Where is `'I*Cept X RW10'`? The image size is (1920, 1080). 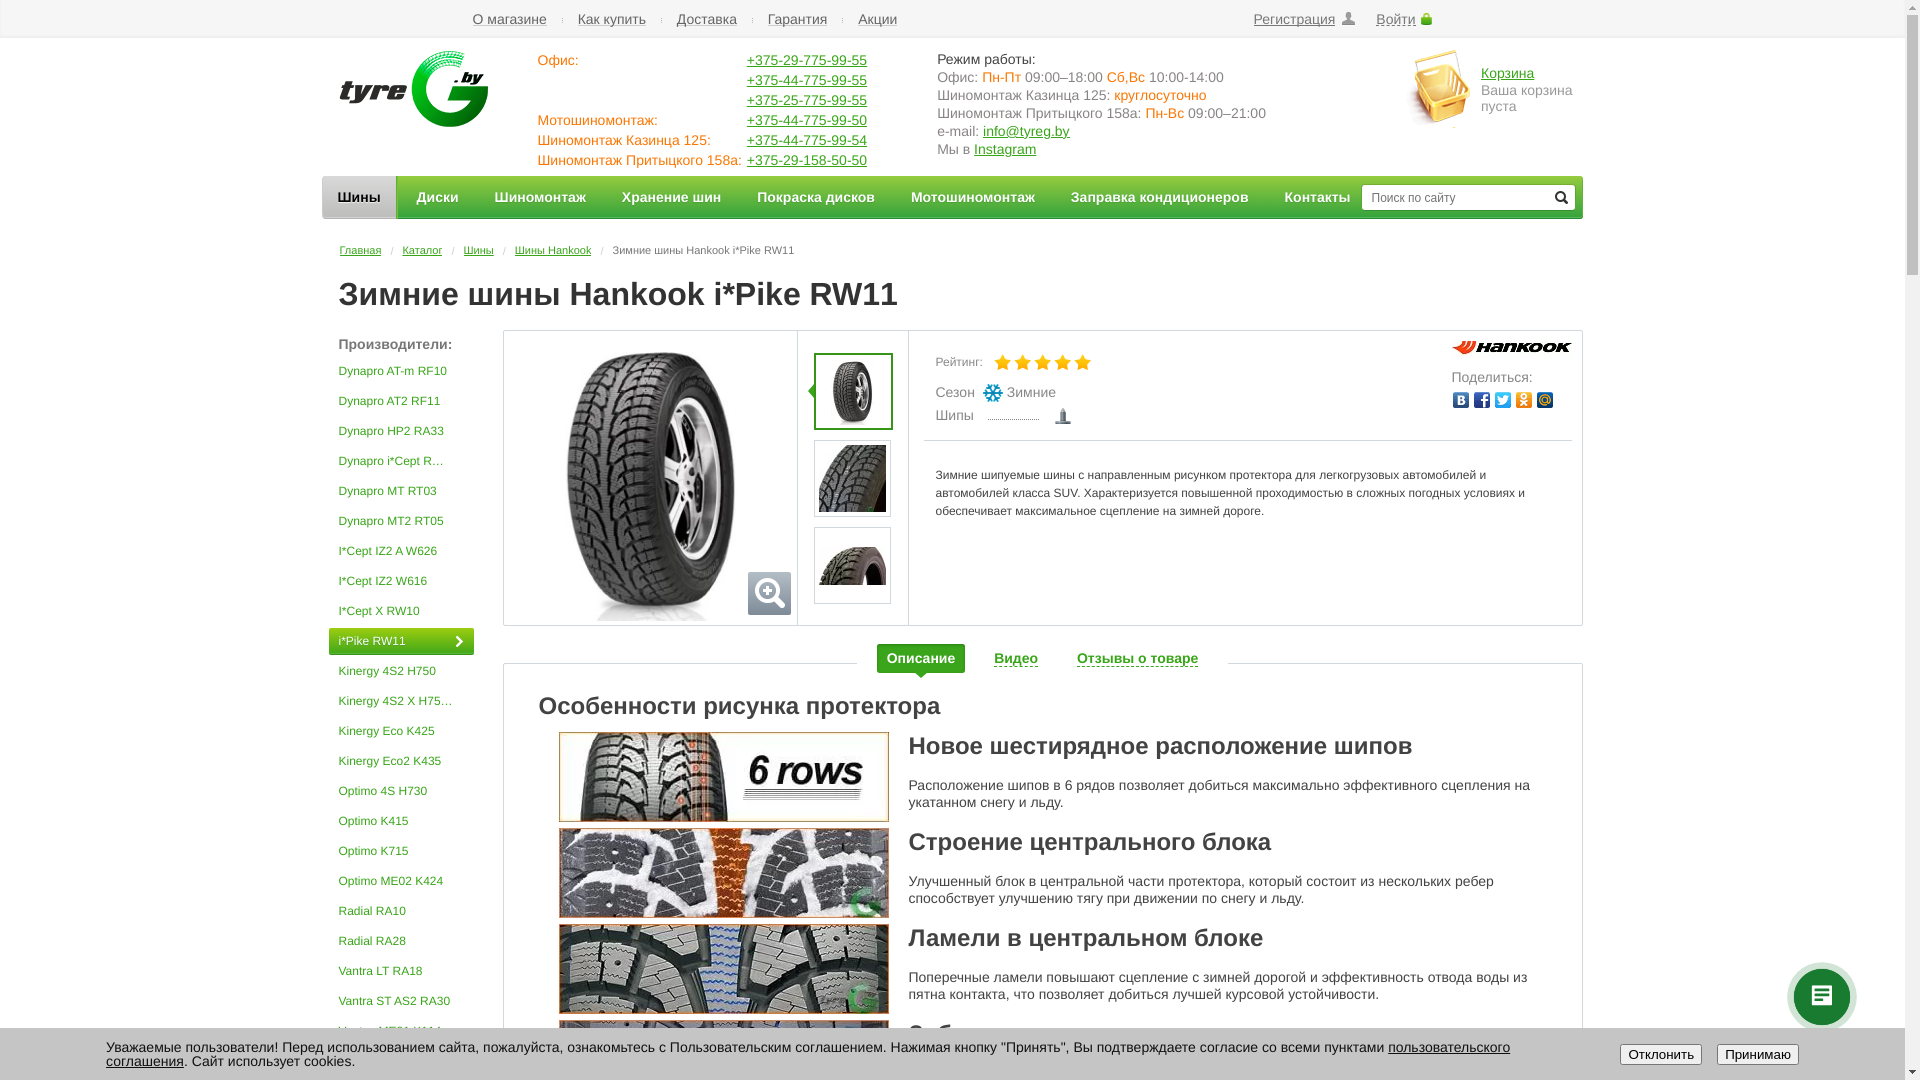
'I*Cept X RW10' is located at coordinates (400, 610).